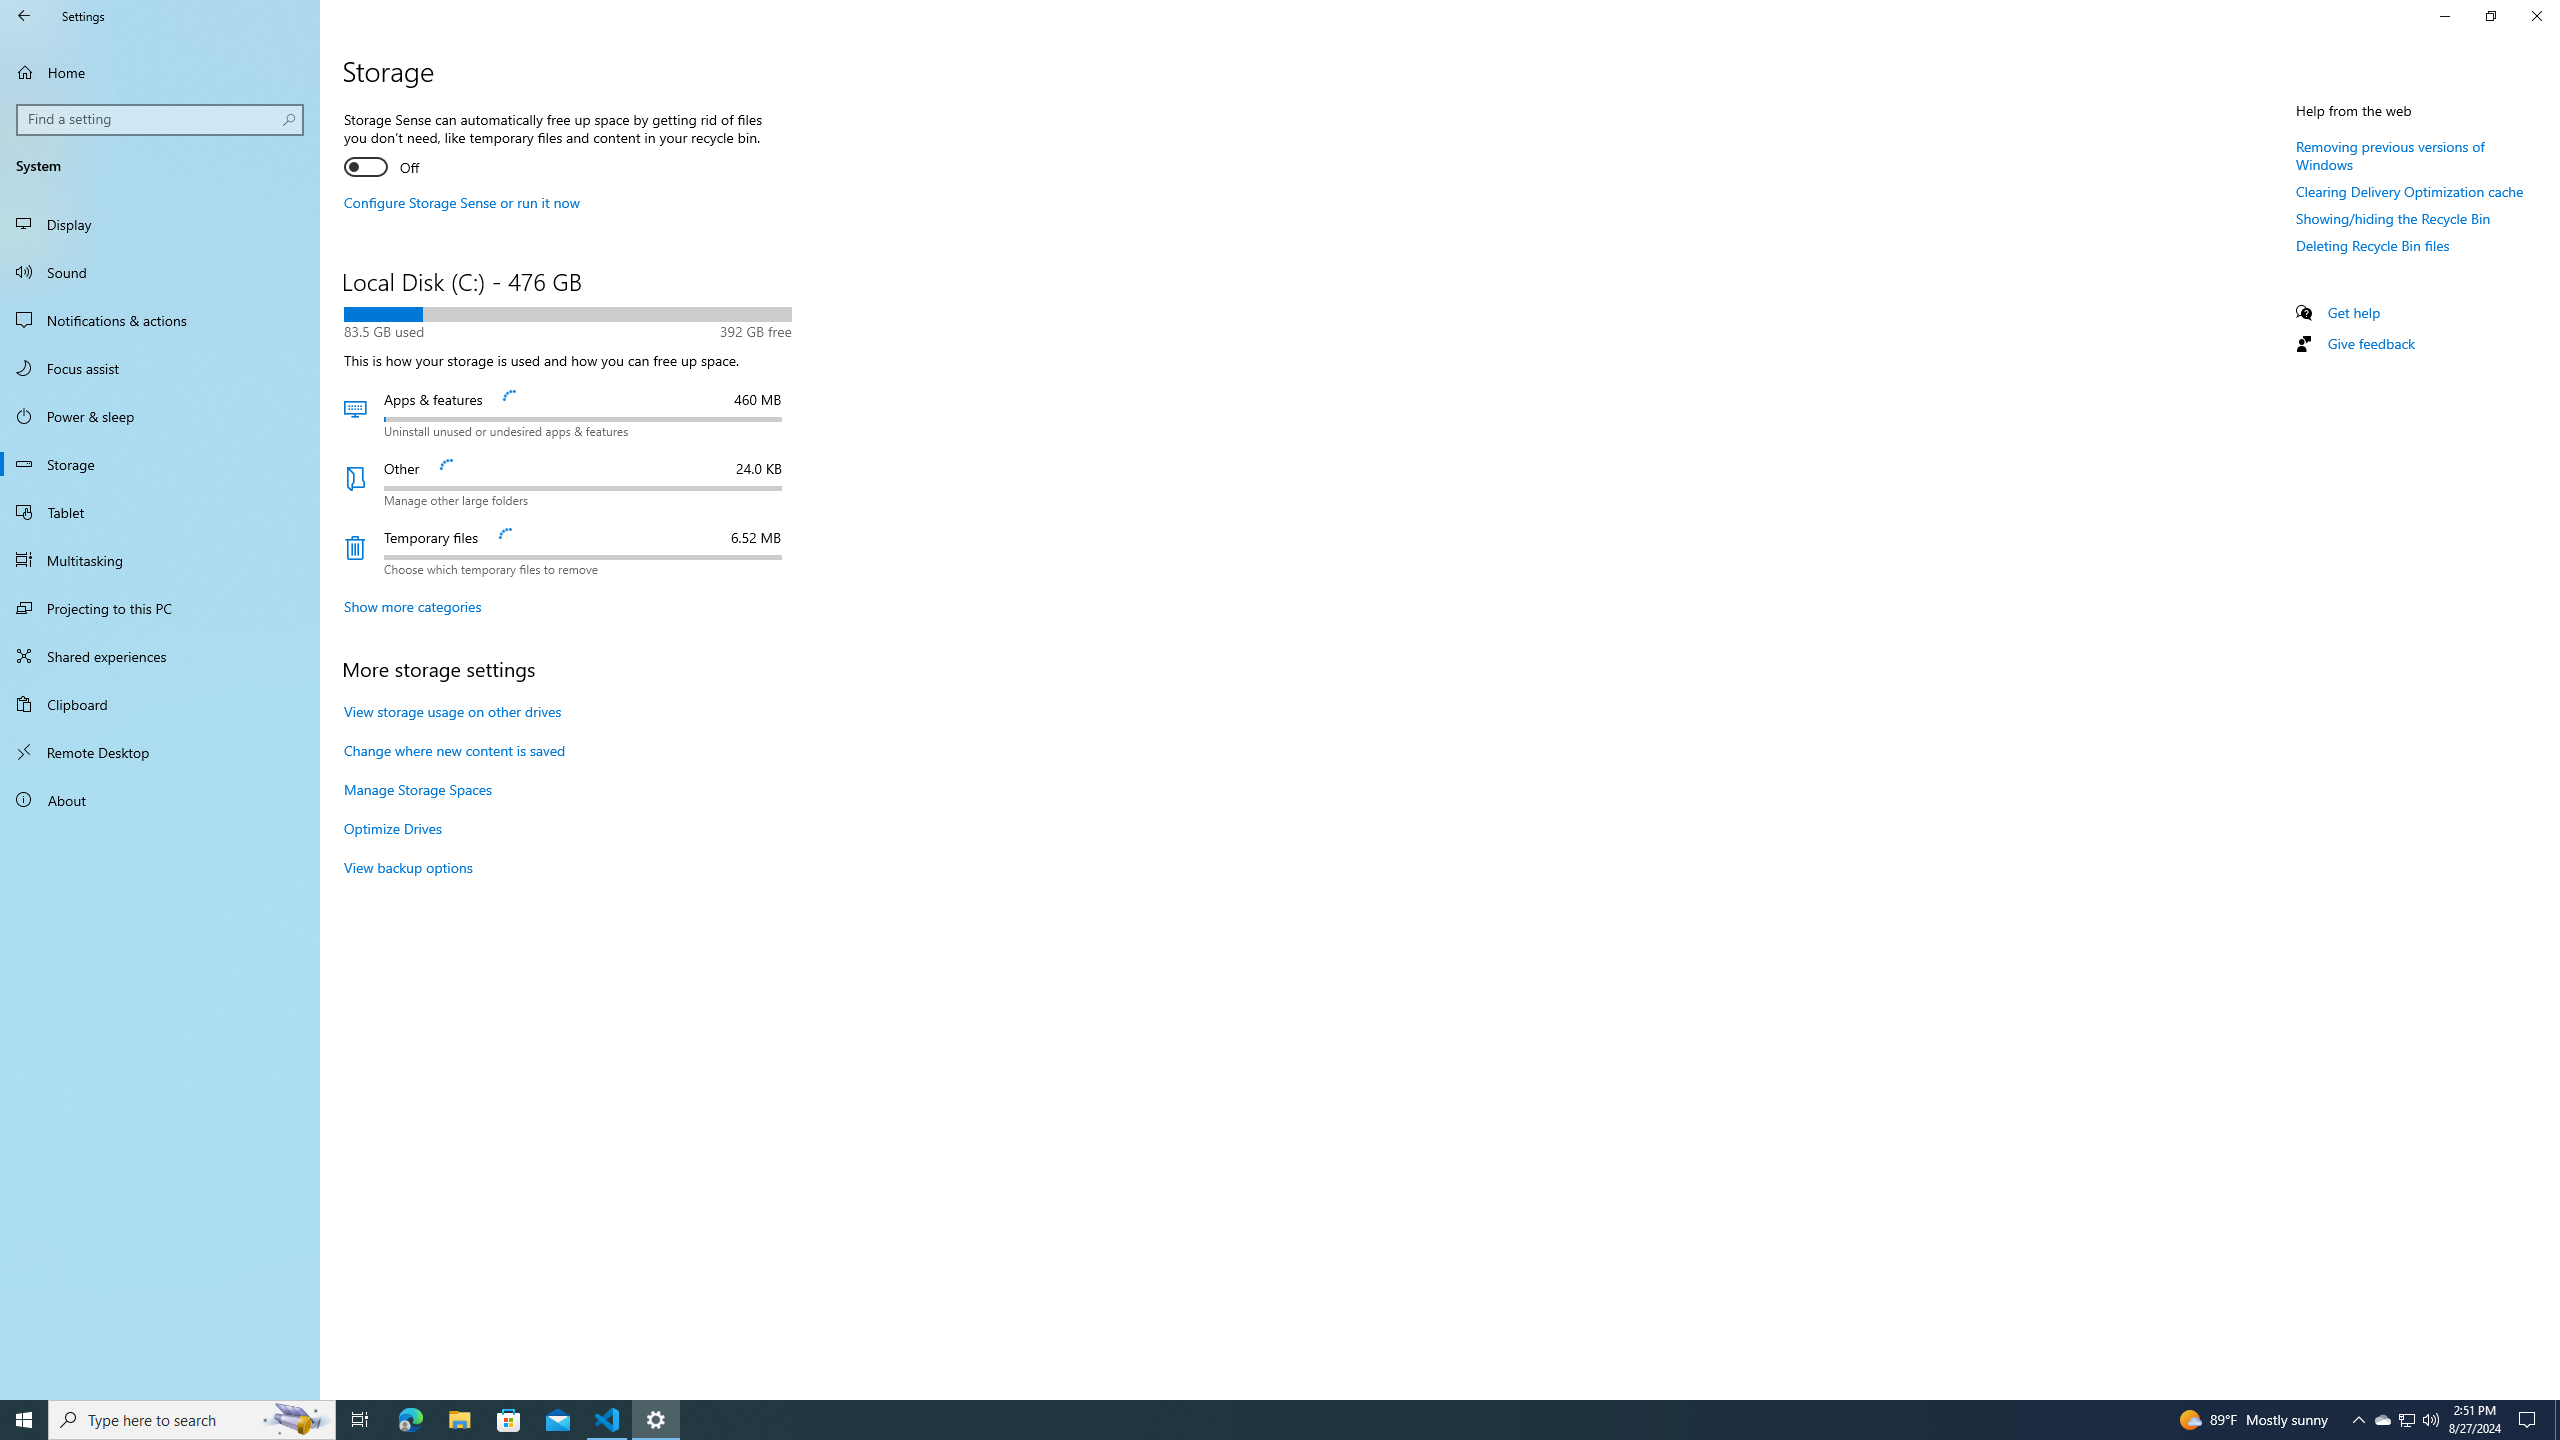 The height and width of the screenshot is (1440, 2560). I want to click on 'Multitasking', so click(159, 559).